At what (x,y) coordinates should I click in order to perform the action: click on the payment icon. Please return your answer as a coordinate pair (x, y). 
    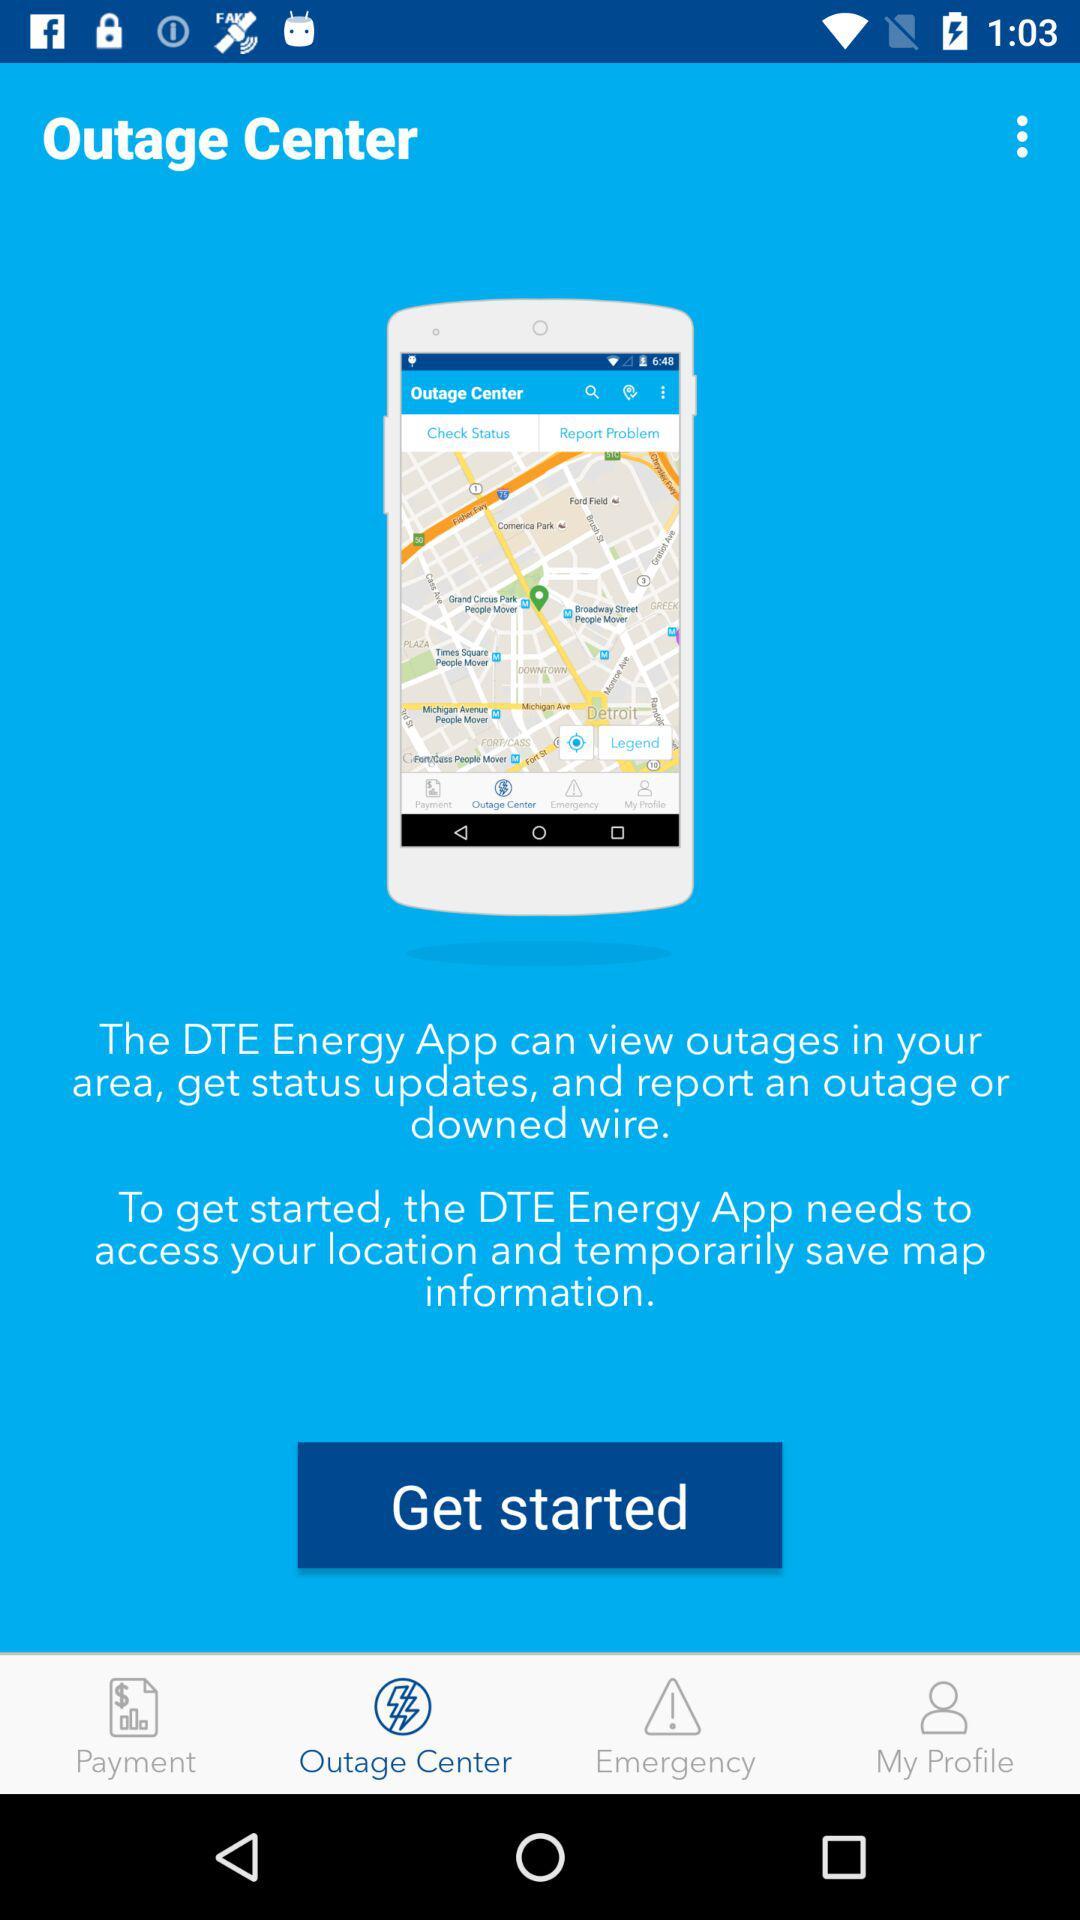
    Looking at the image, I should click on (135, 1723).